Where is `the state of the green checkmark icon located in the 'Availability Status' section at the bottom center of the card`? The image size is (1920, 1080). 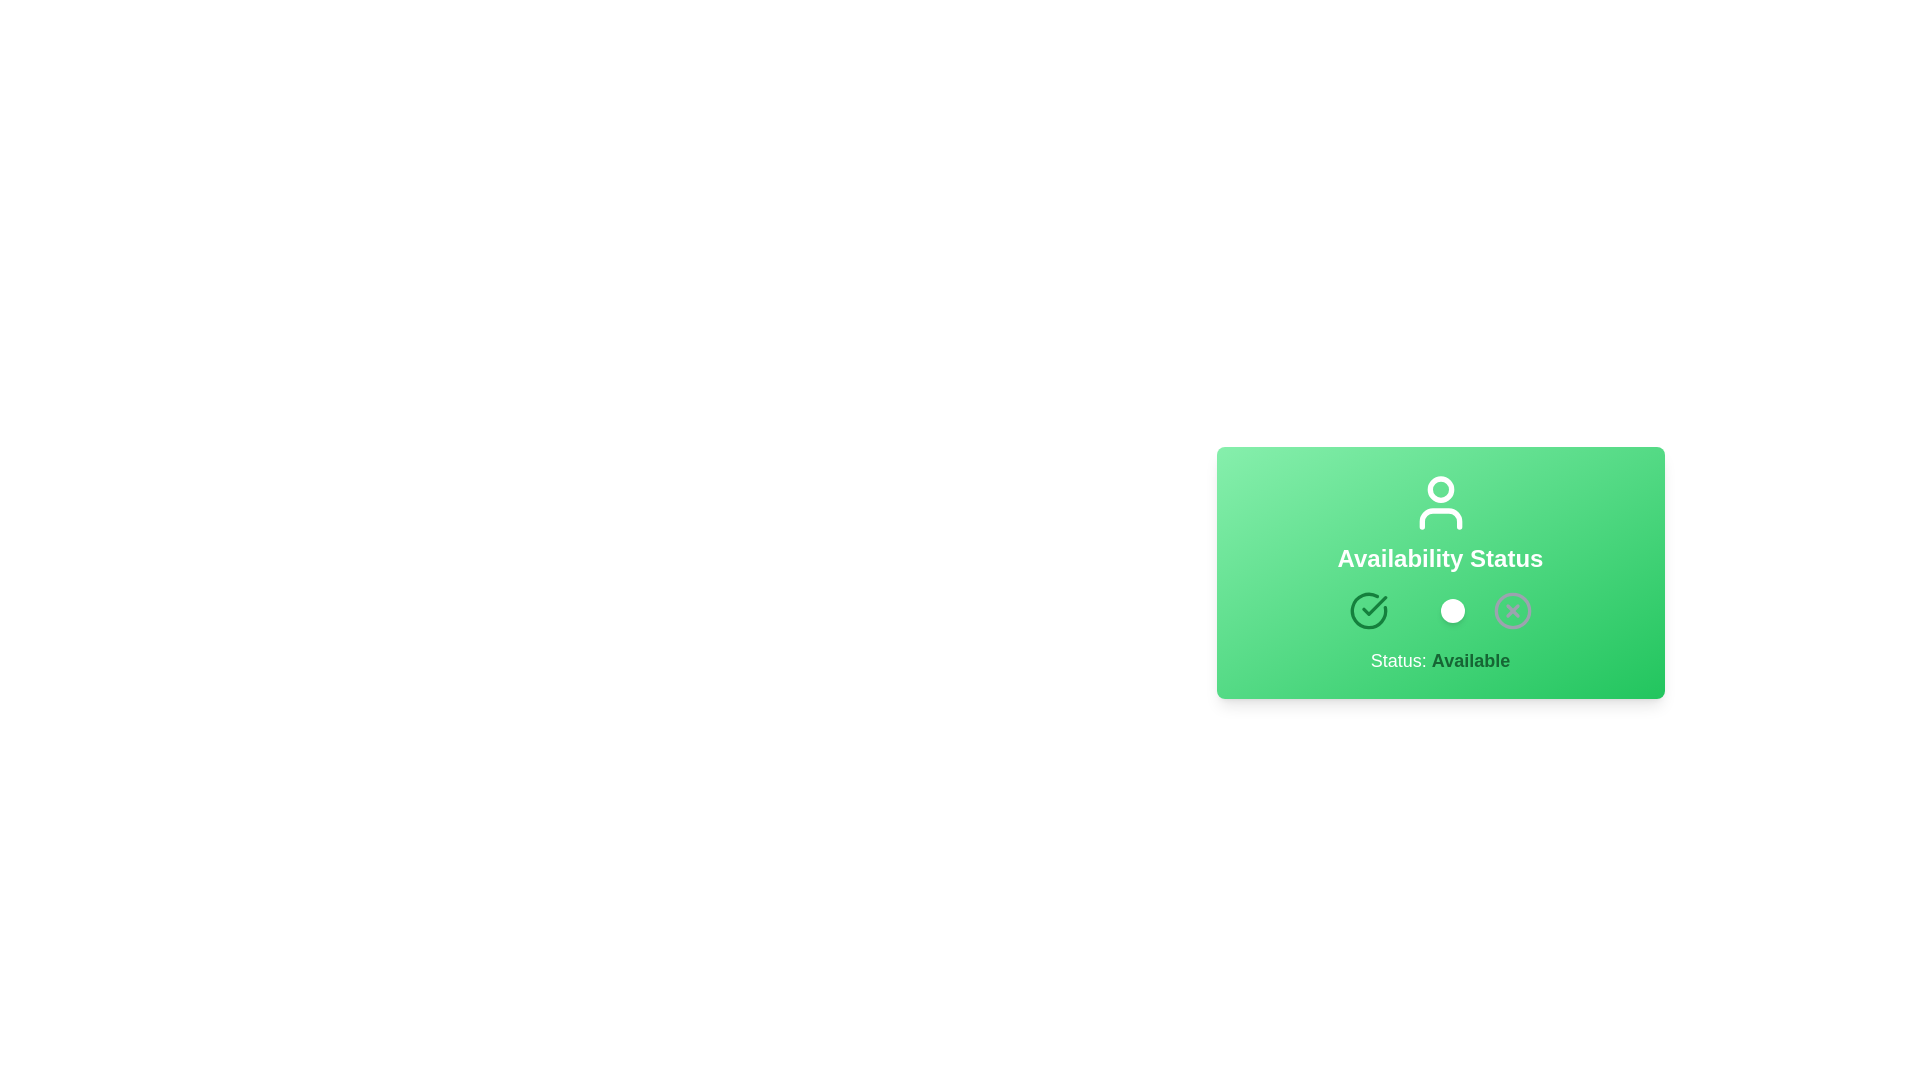 the state of the green checkmark icon located in the 'Availability Status' section at the bottom center of the card is located at coordinates (1373, 604).